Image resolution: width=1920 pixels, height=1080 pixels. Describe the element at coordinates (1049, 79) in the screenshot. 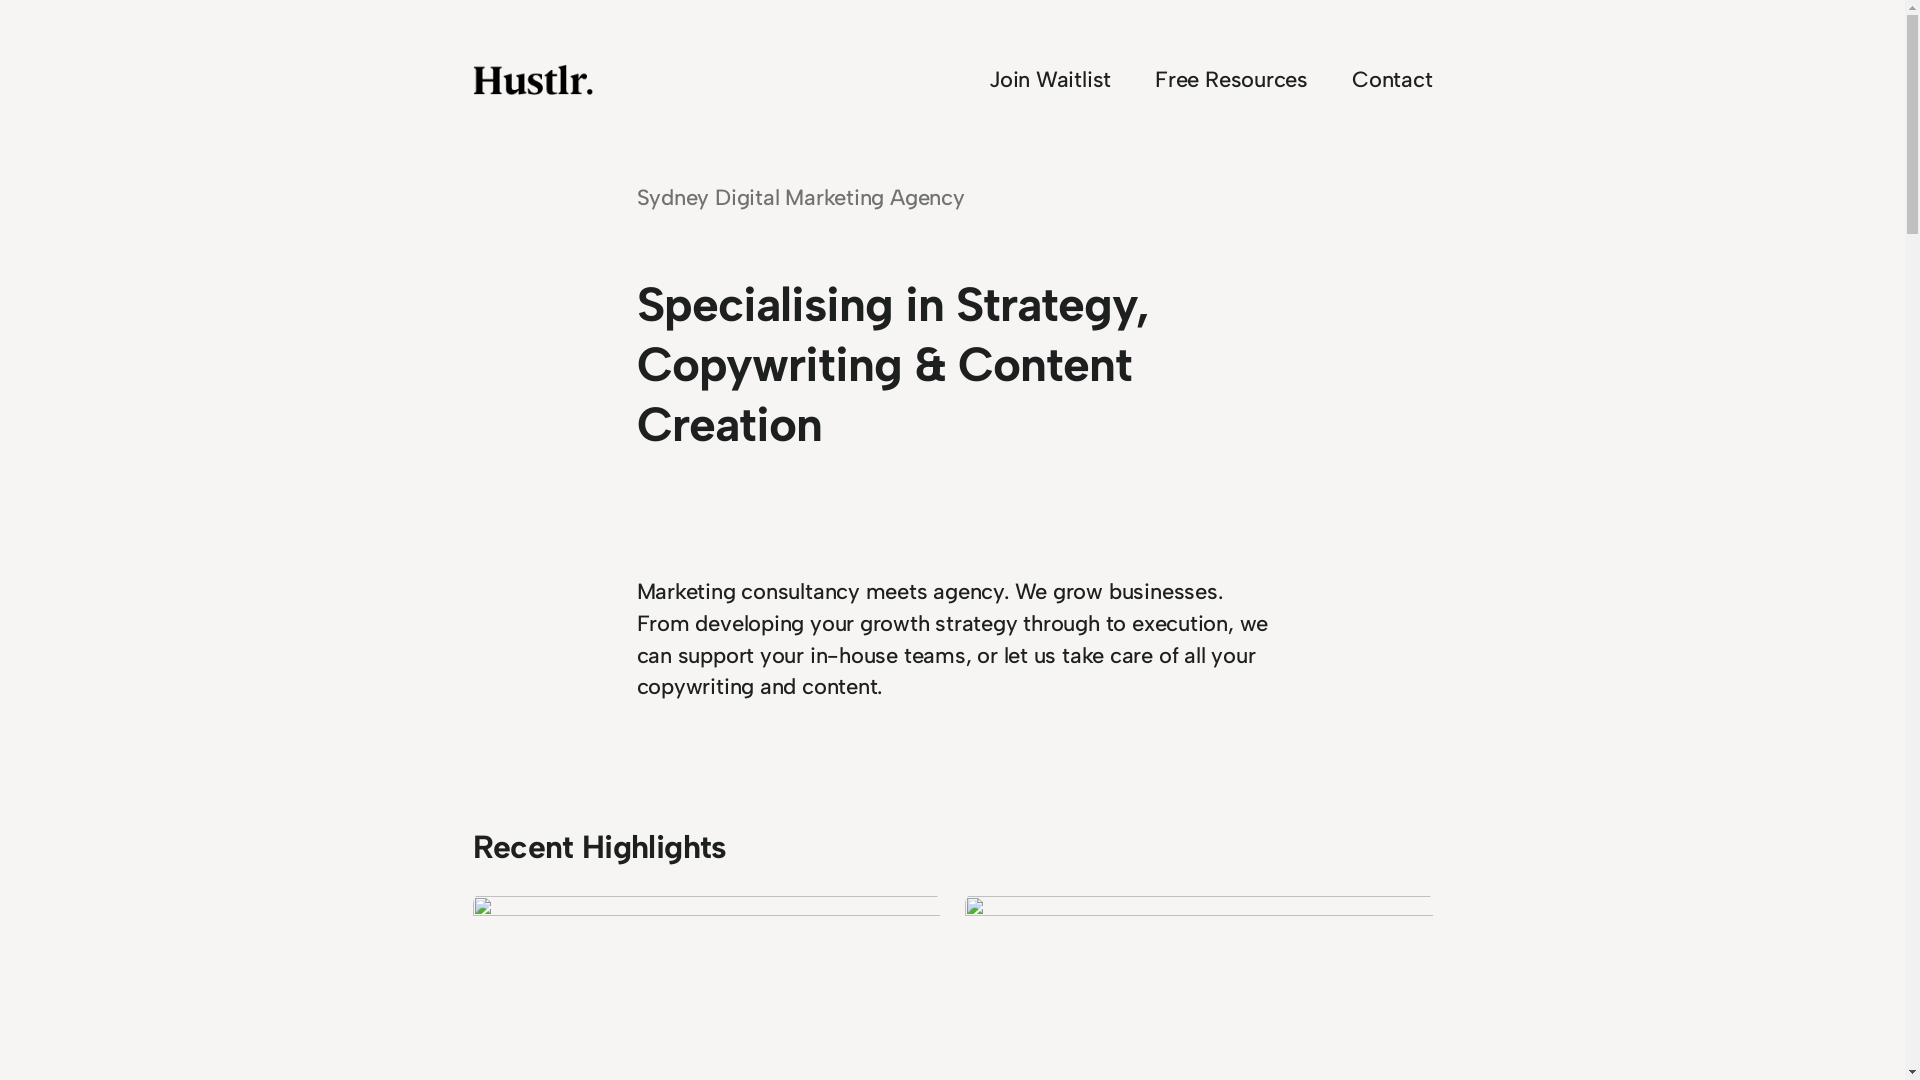

I see `'Join Waitlist'` at that location.